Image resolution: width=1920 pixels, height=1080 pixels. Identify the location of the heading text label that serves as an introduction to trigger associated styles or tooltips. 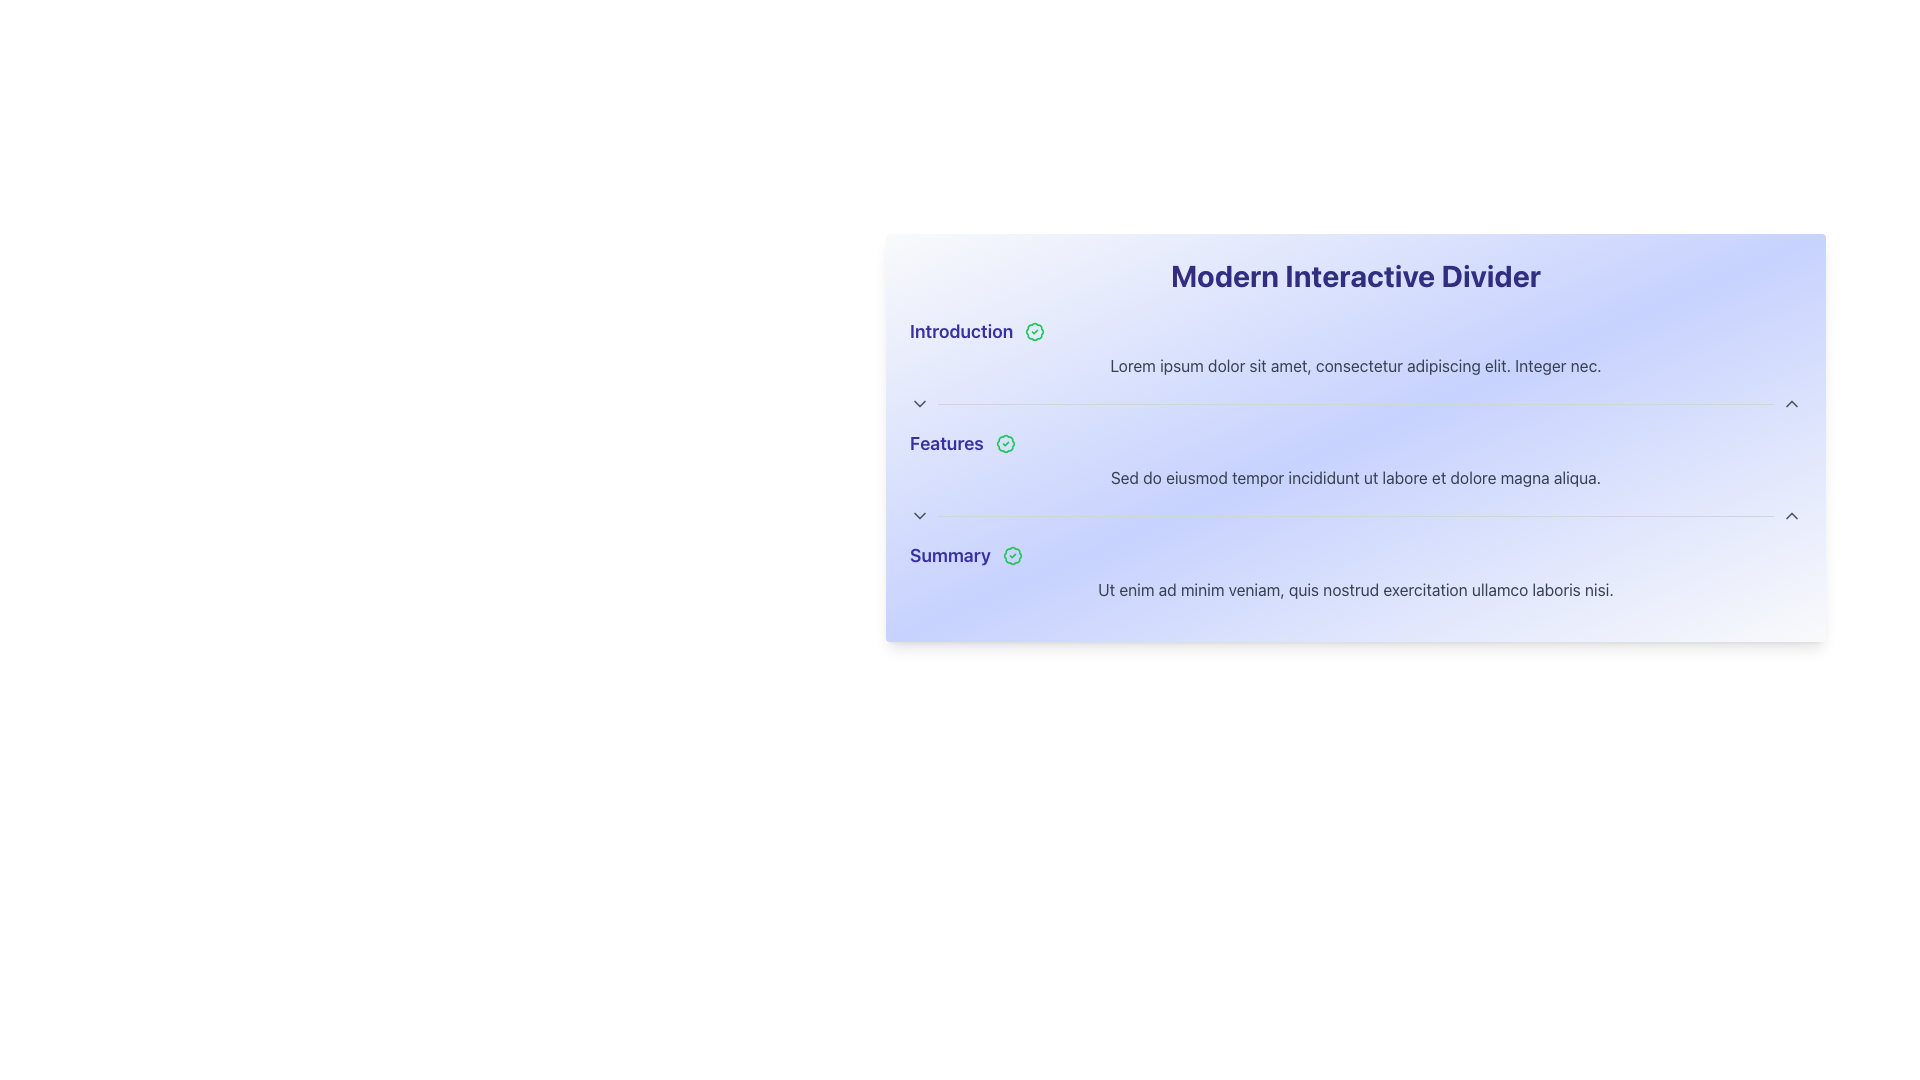
(961, 330).